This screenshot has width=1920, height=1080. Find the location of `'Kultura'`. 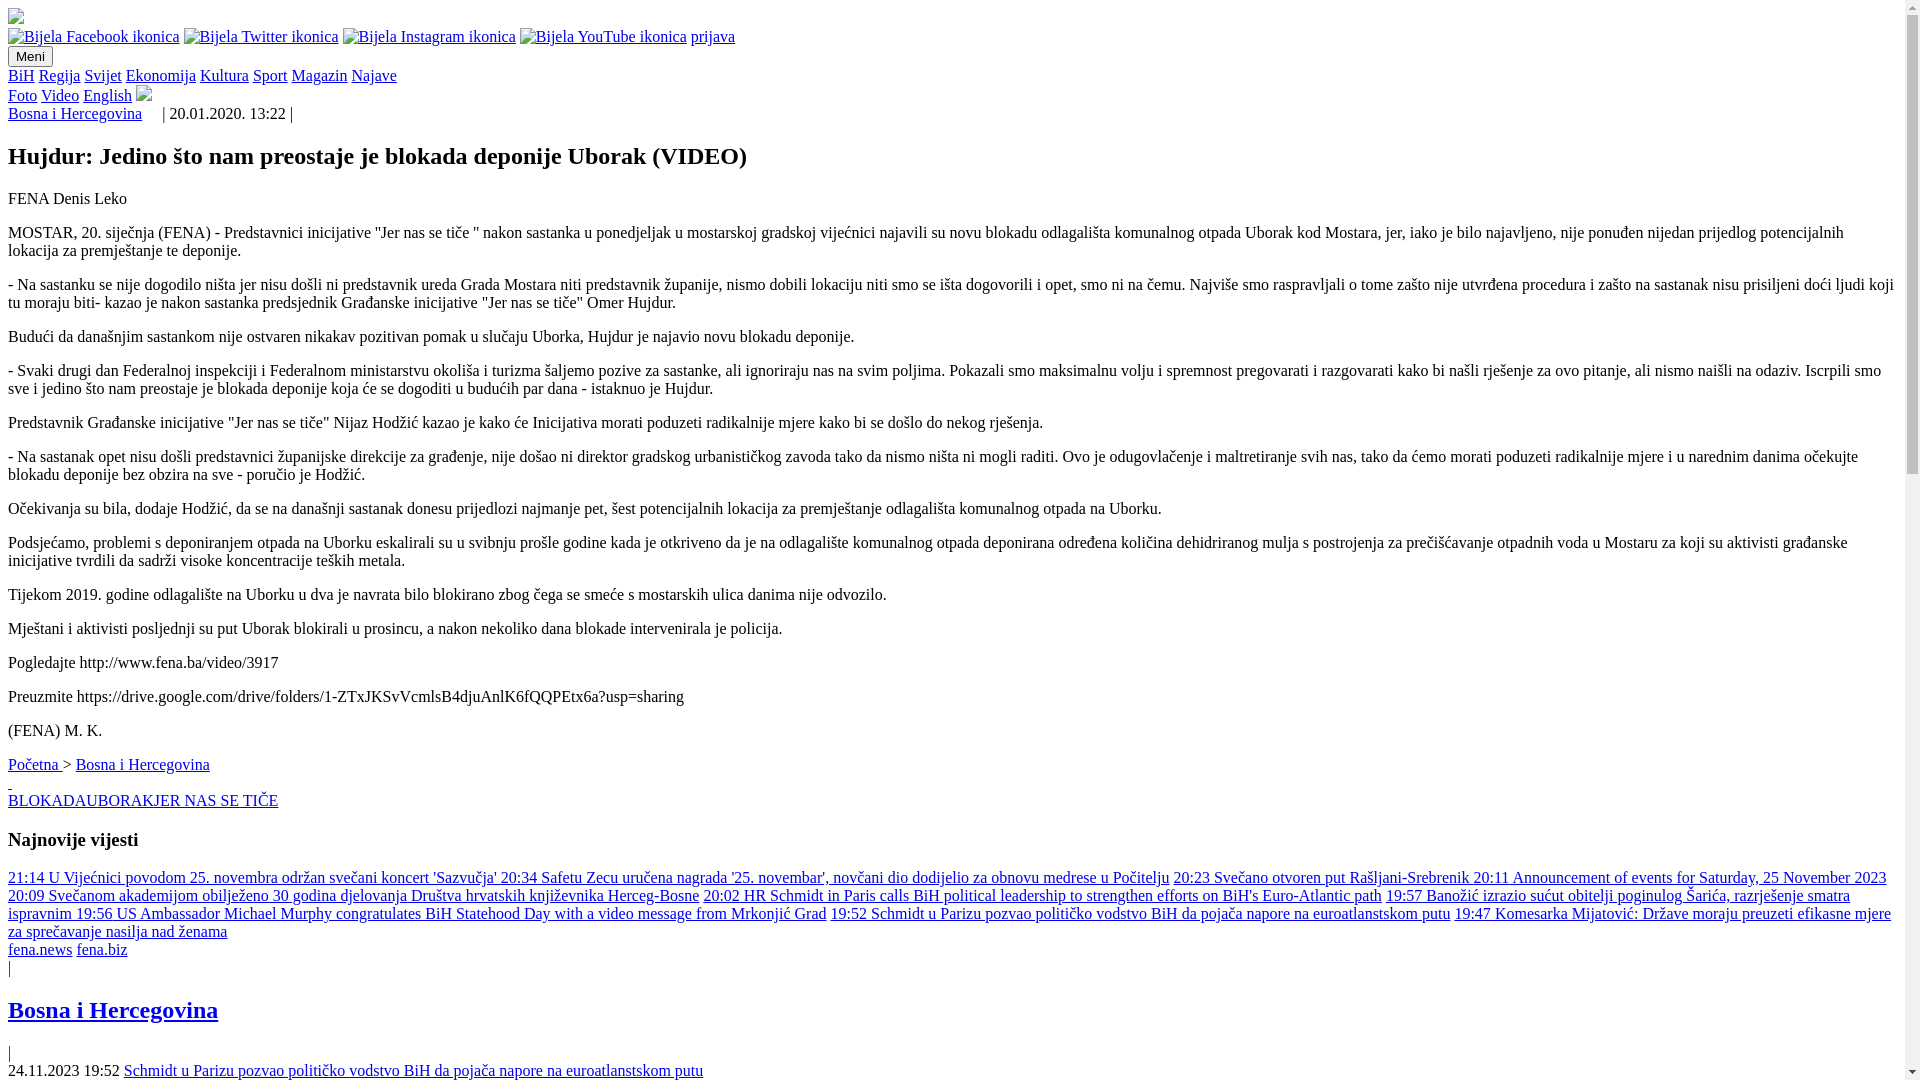

'Kultura' is located at coordinates (224, 74).